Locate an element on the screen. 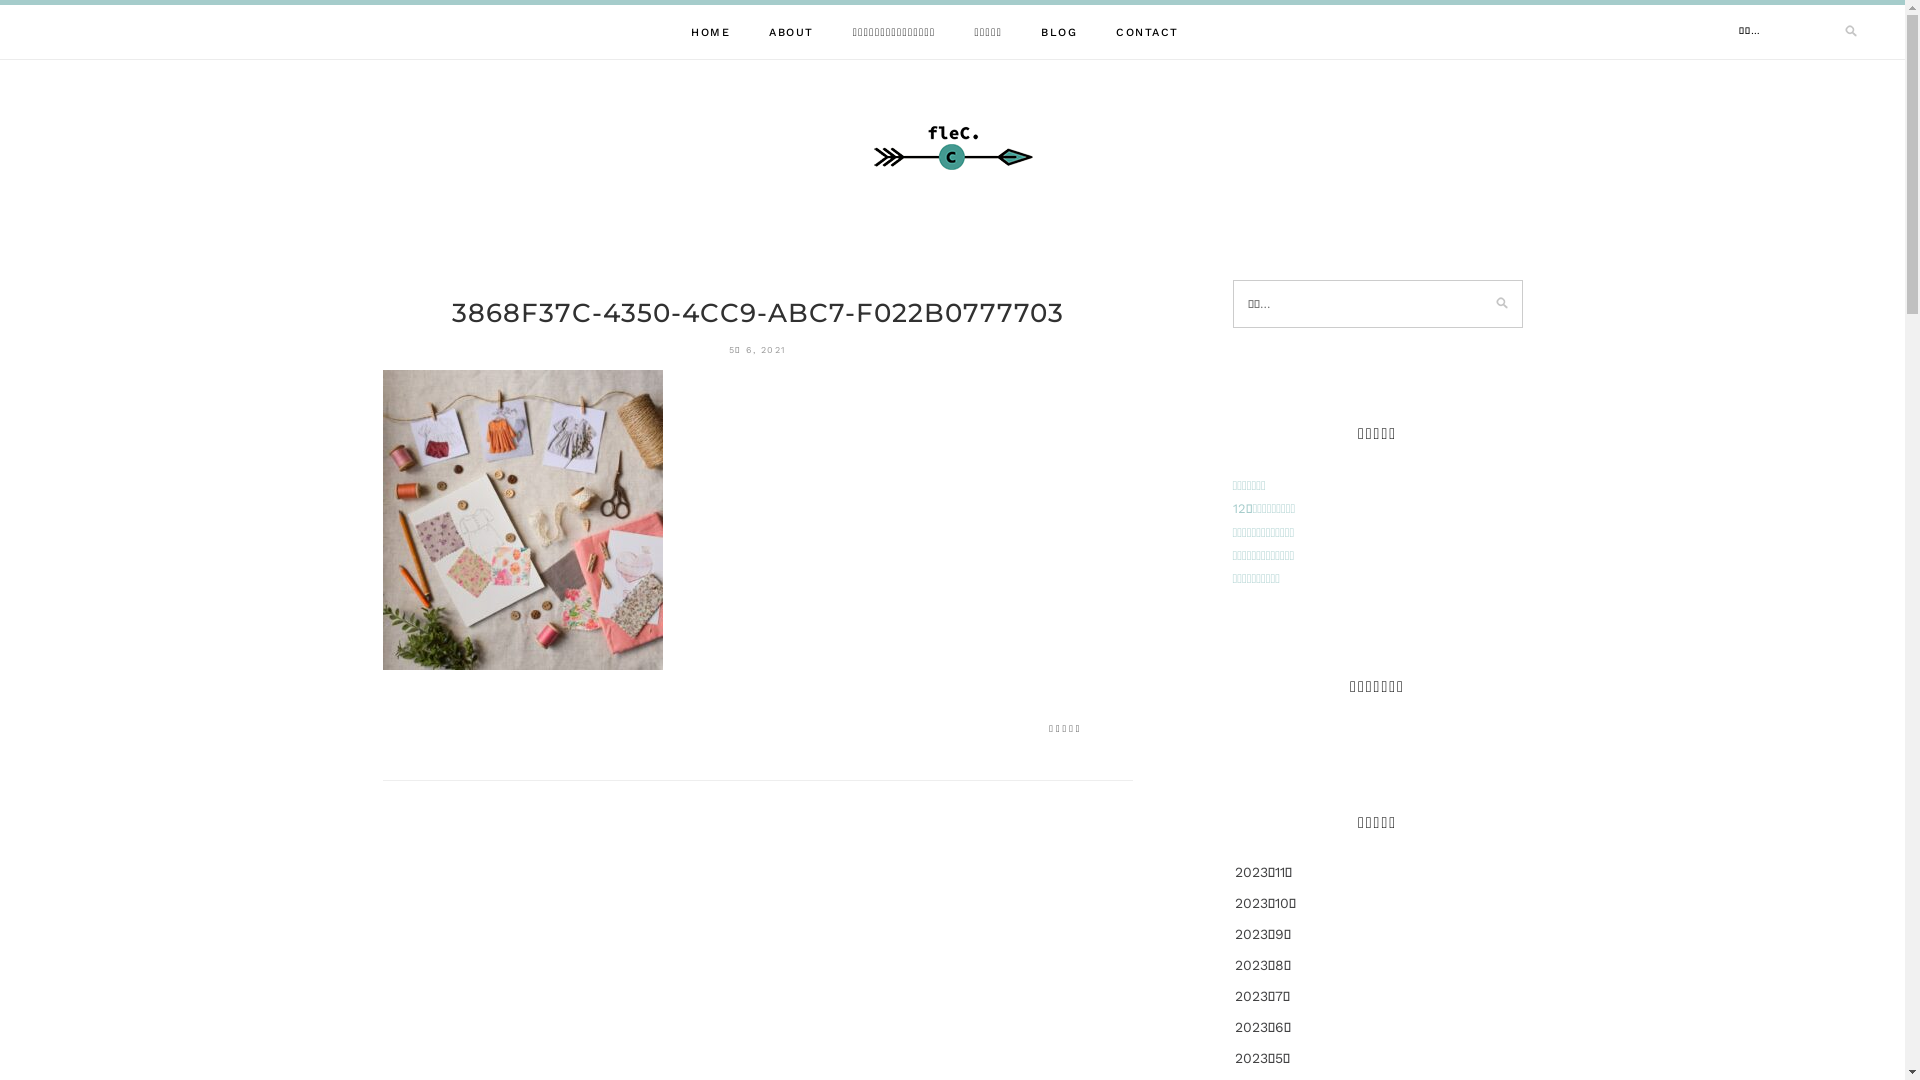 This screenshot has height=1080, width=1920. 'CONTACT' is located at coordinates (1115, 32).